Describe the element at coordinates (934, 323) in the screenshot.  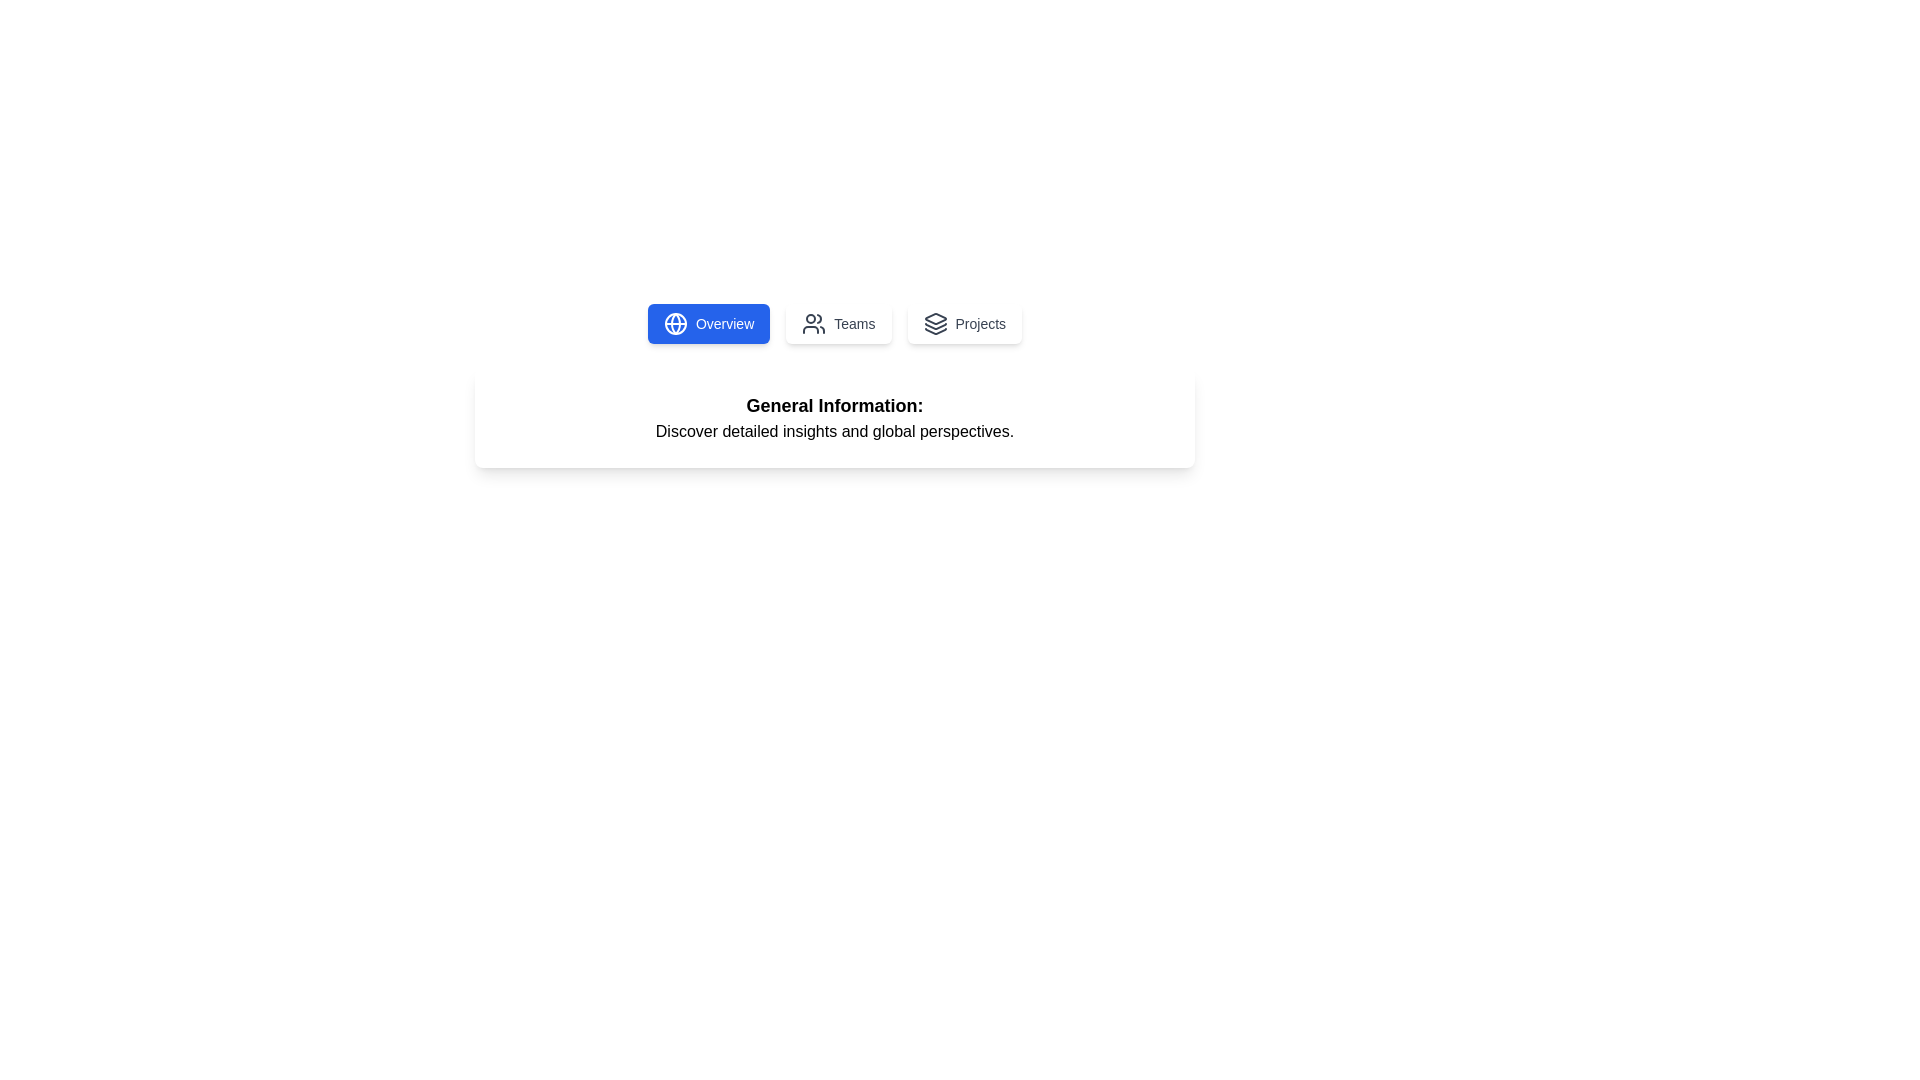
I see `the 'Projects' icon, which is part of a button on the rightmost side of a horizontal row of buttons, used for navigation or selection in the interface` at that location.